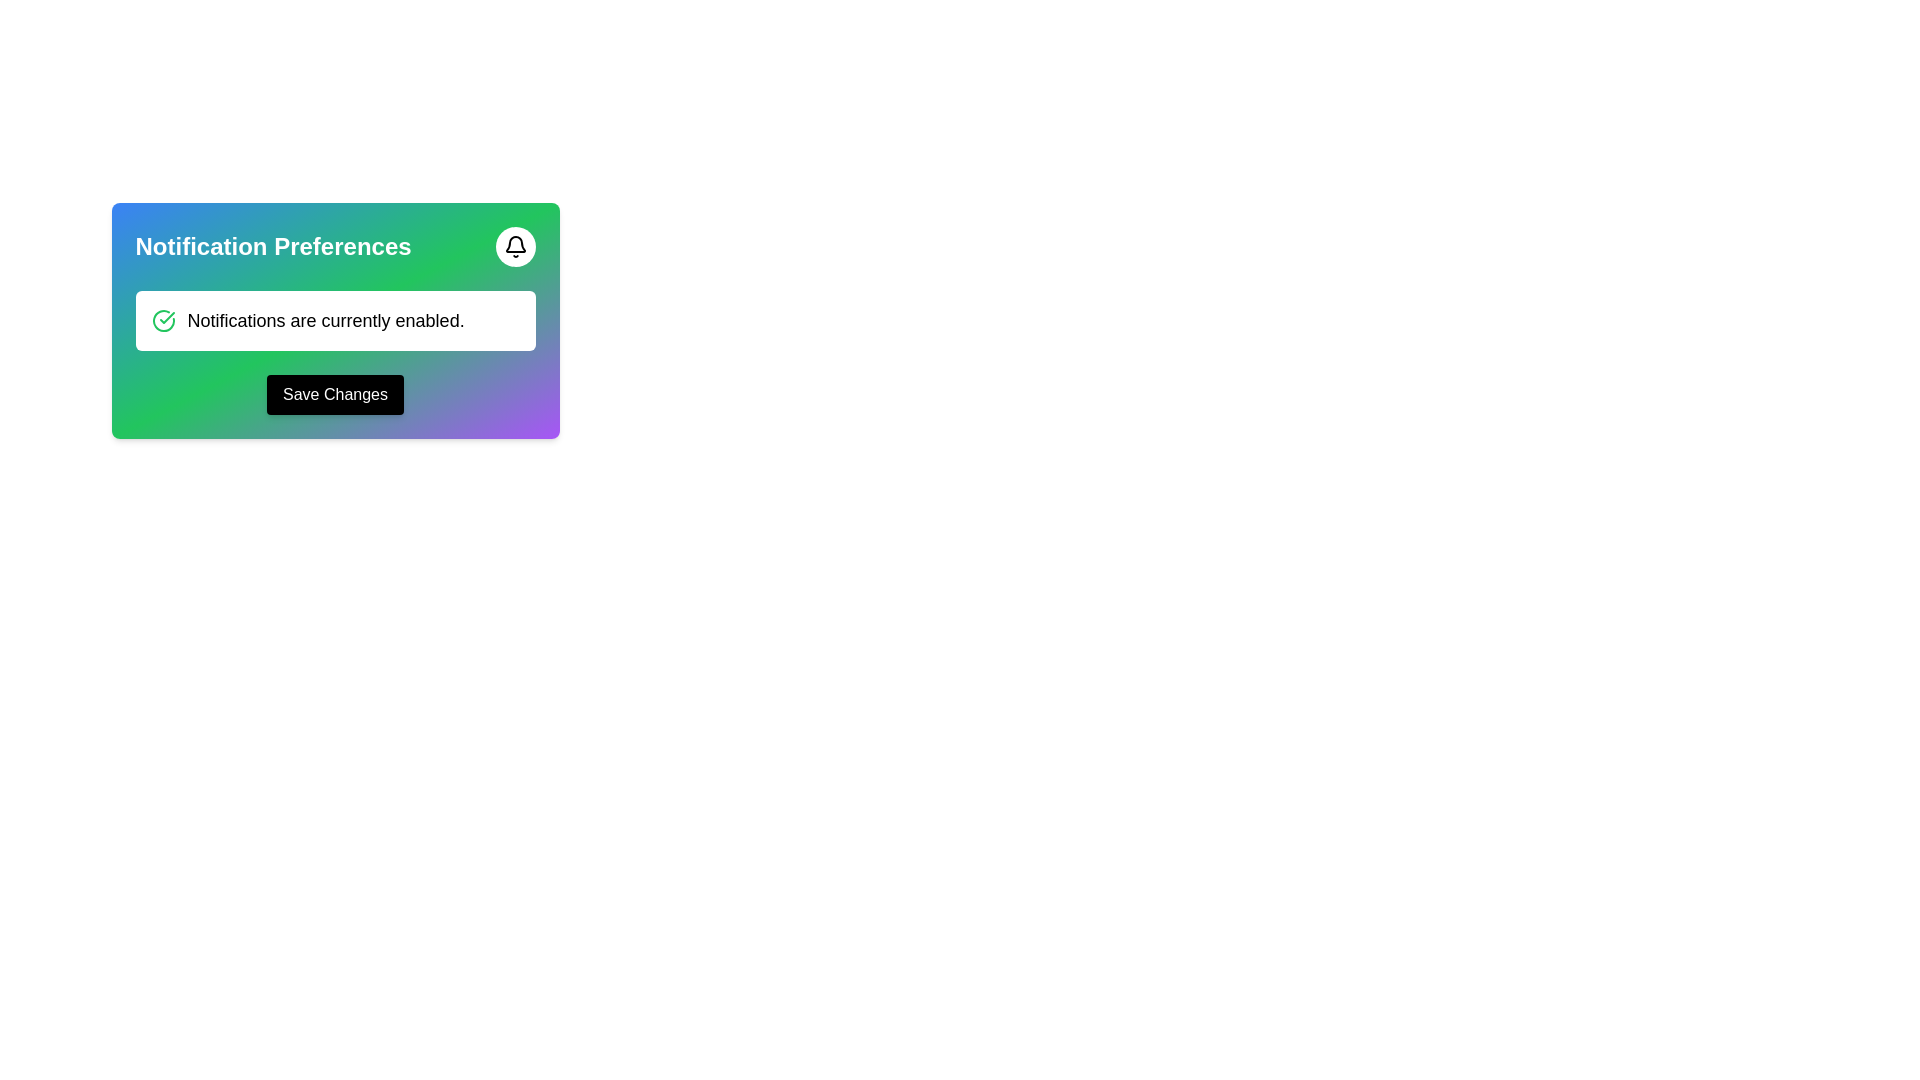  What do you see at coordinates (326, 319) in the screenshot?
I see `the text label displaying 'Notifications are currently enabled.' which features a black sans-serif font, indicating that notifications are enabled` at bounding box center [326, 319].